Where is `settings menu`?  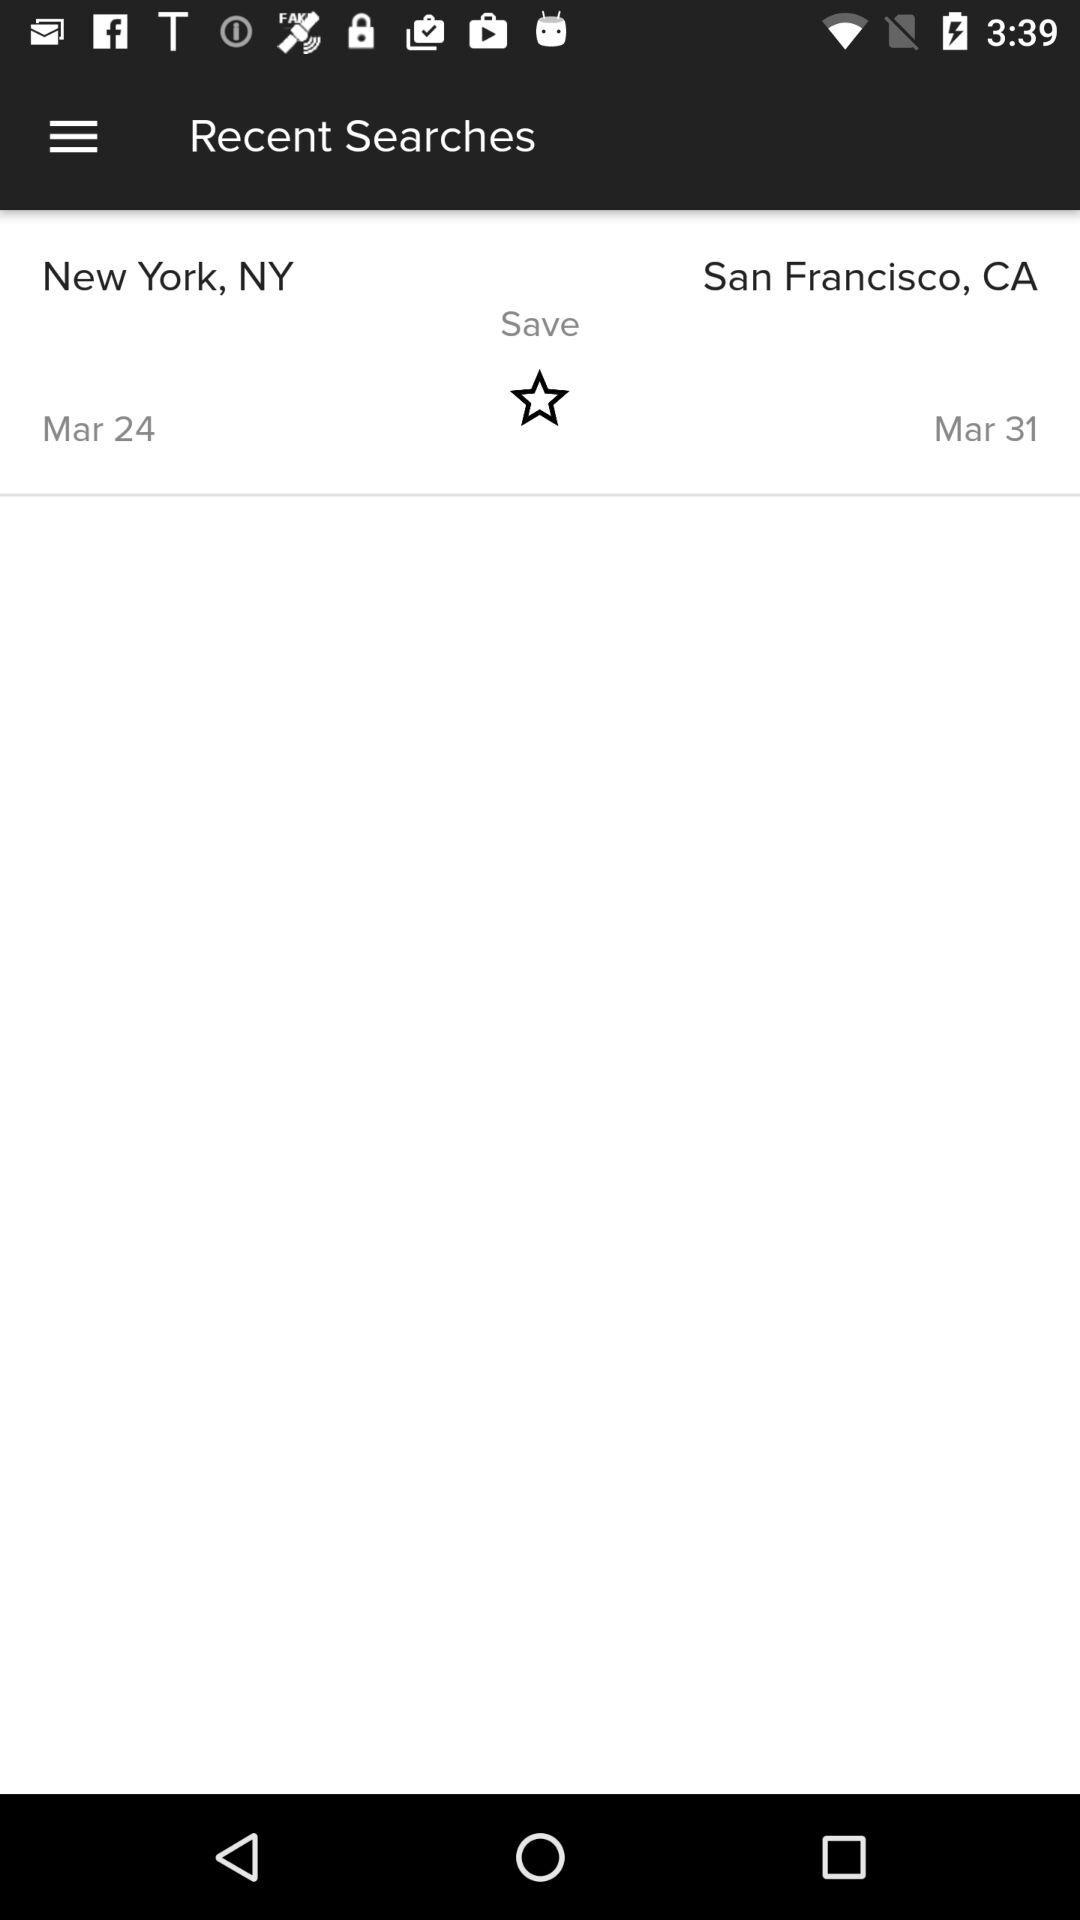 settings menu is located at coordinates (72, 135).